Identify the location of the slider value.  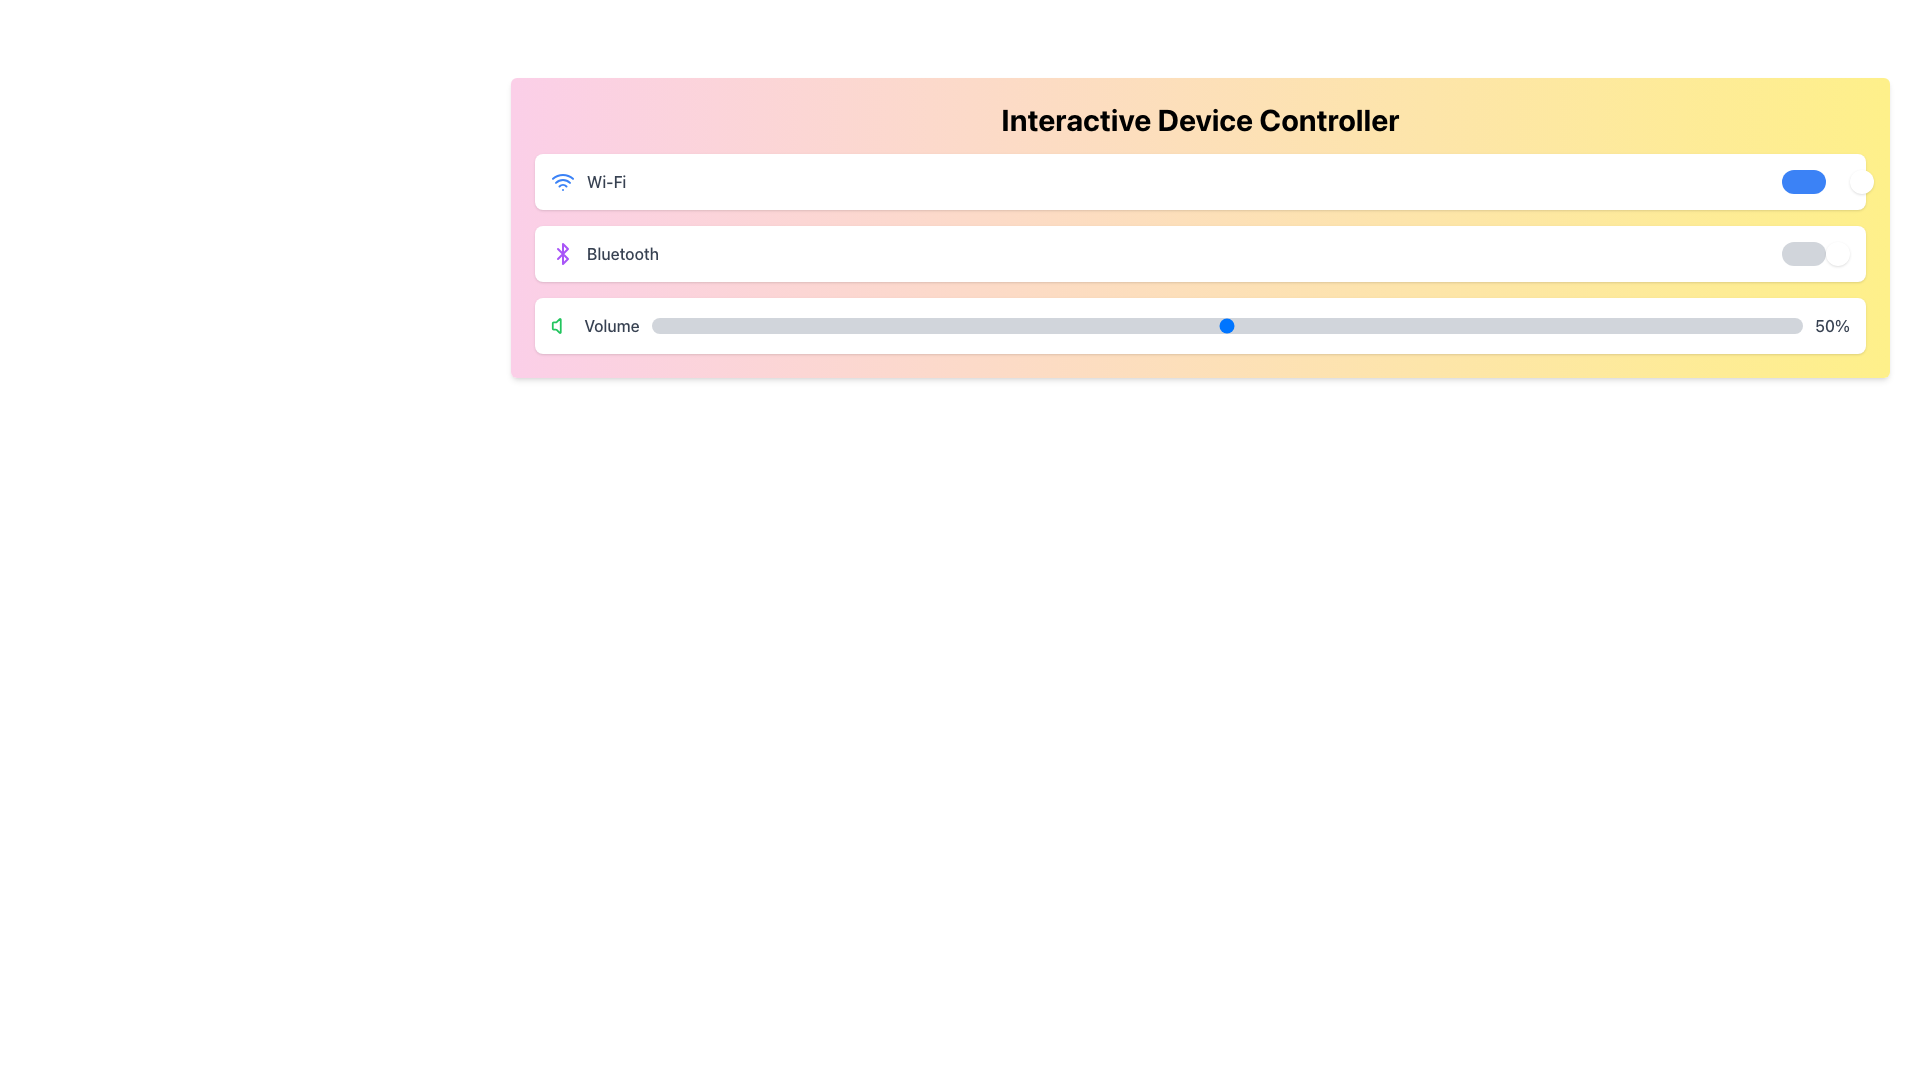
(938, 316).